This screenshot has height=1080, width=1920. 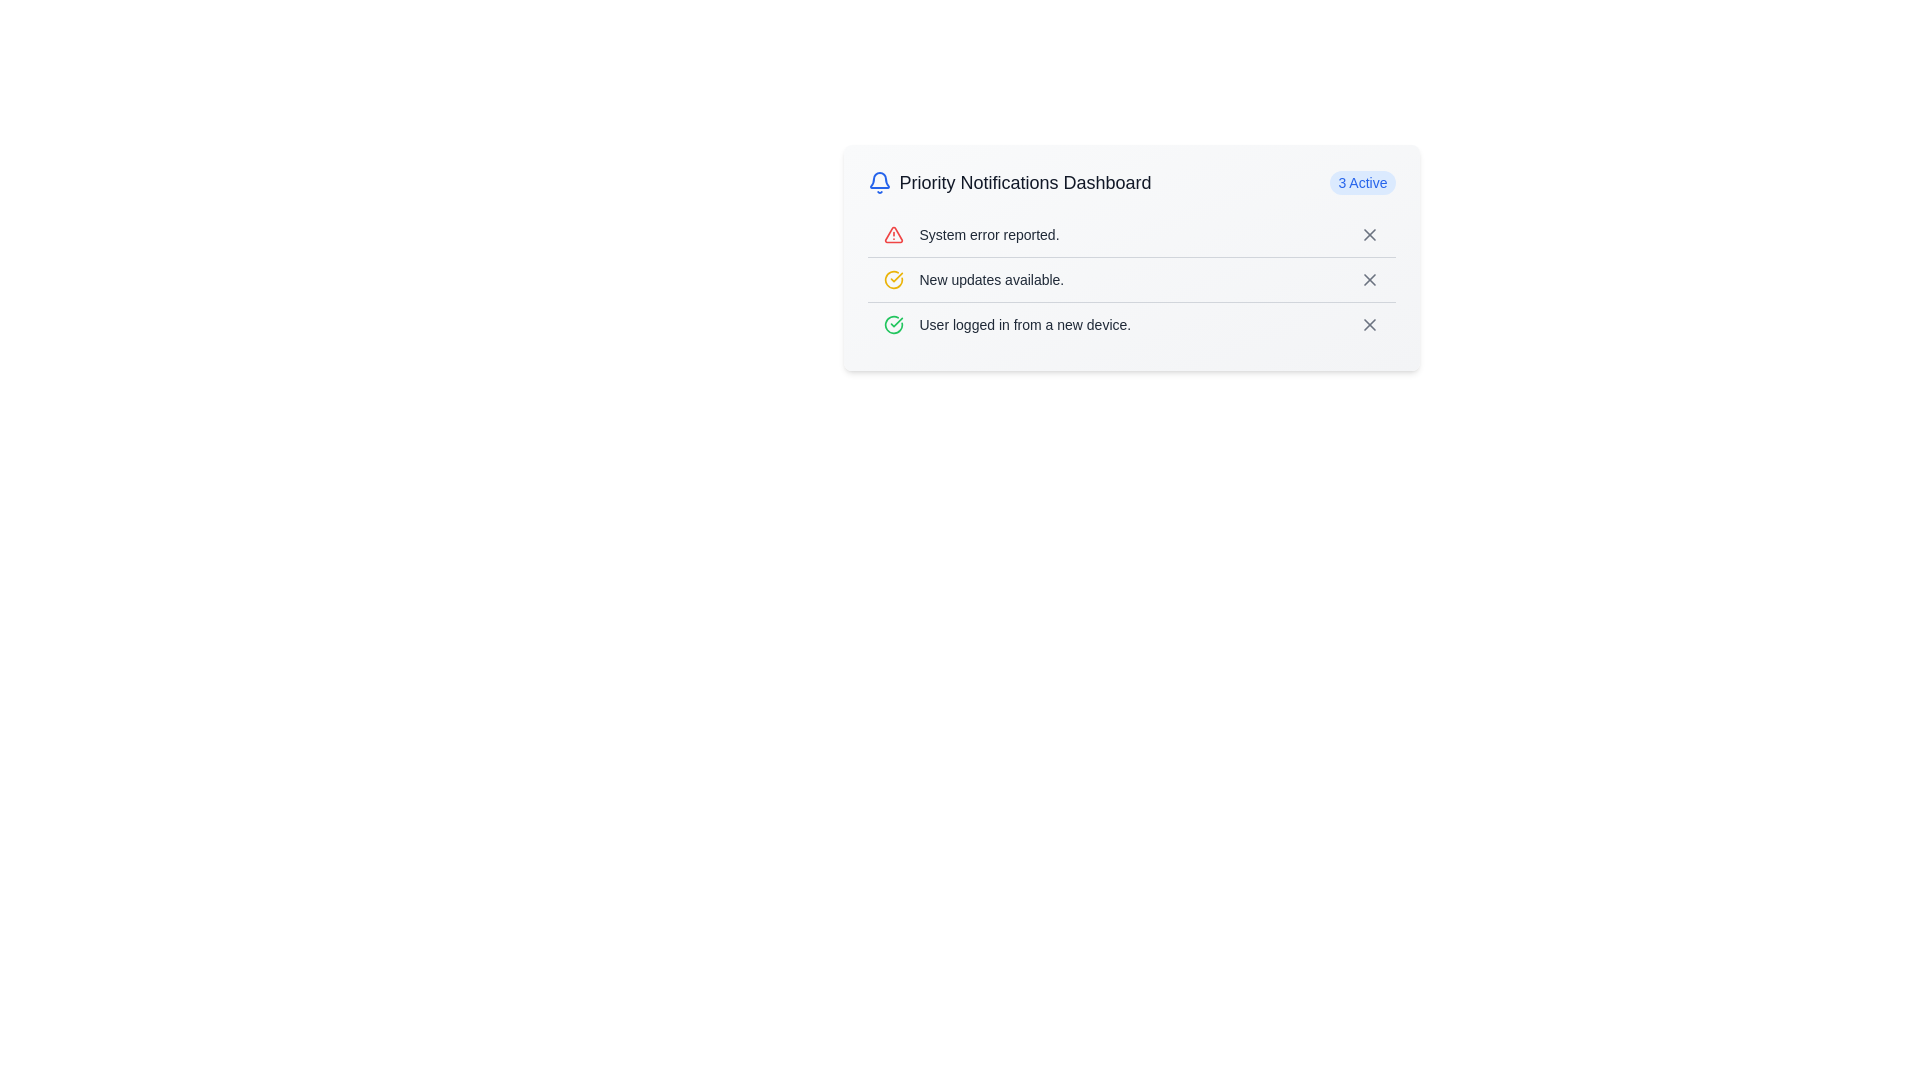 I want to click on the green check-mark icon within a circular outline, which indicates a positive notification for 'User logged in from a new device.', so click(x=892, y=323).